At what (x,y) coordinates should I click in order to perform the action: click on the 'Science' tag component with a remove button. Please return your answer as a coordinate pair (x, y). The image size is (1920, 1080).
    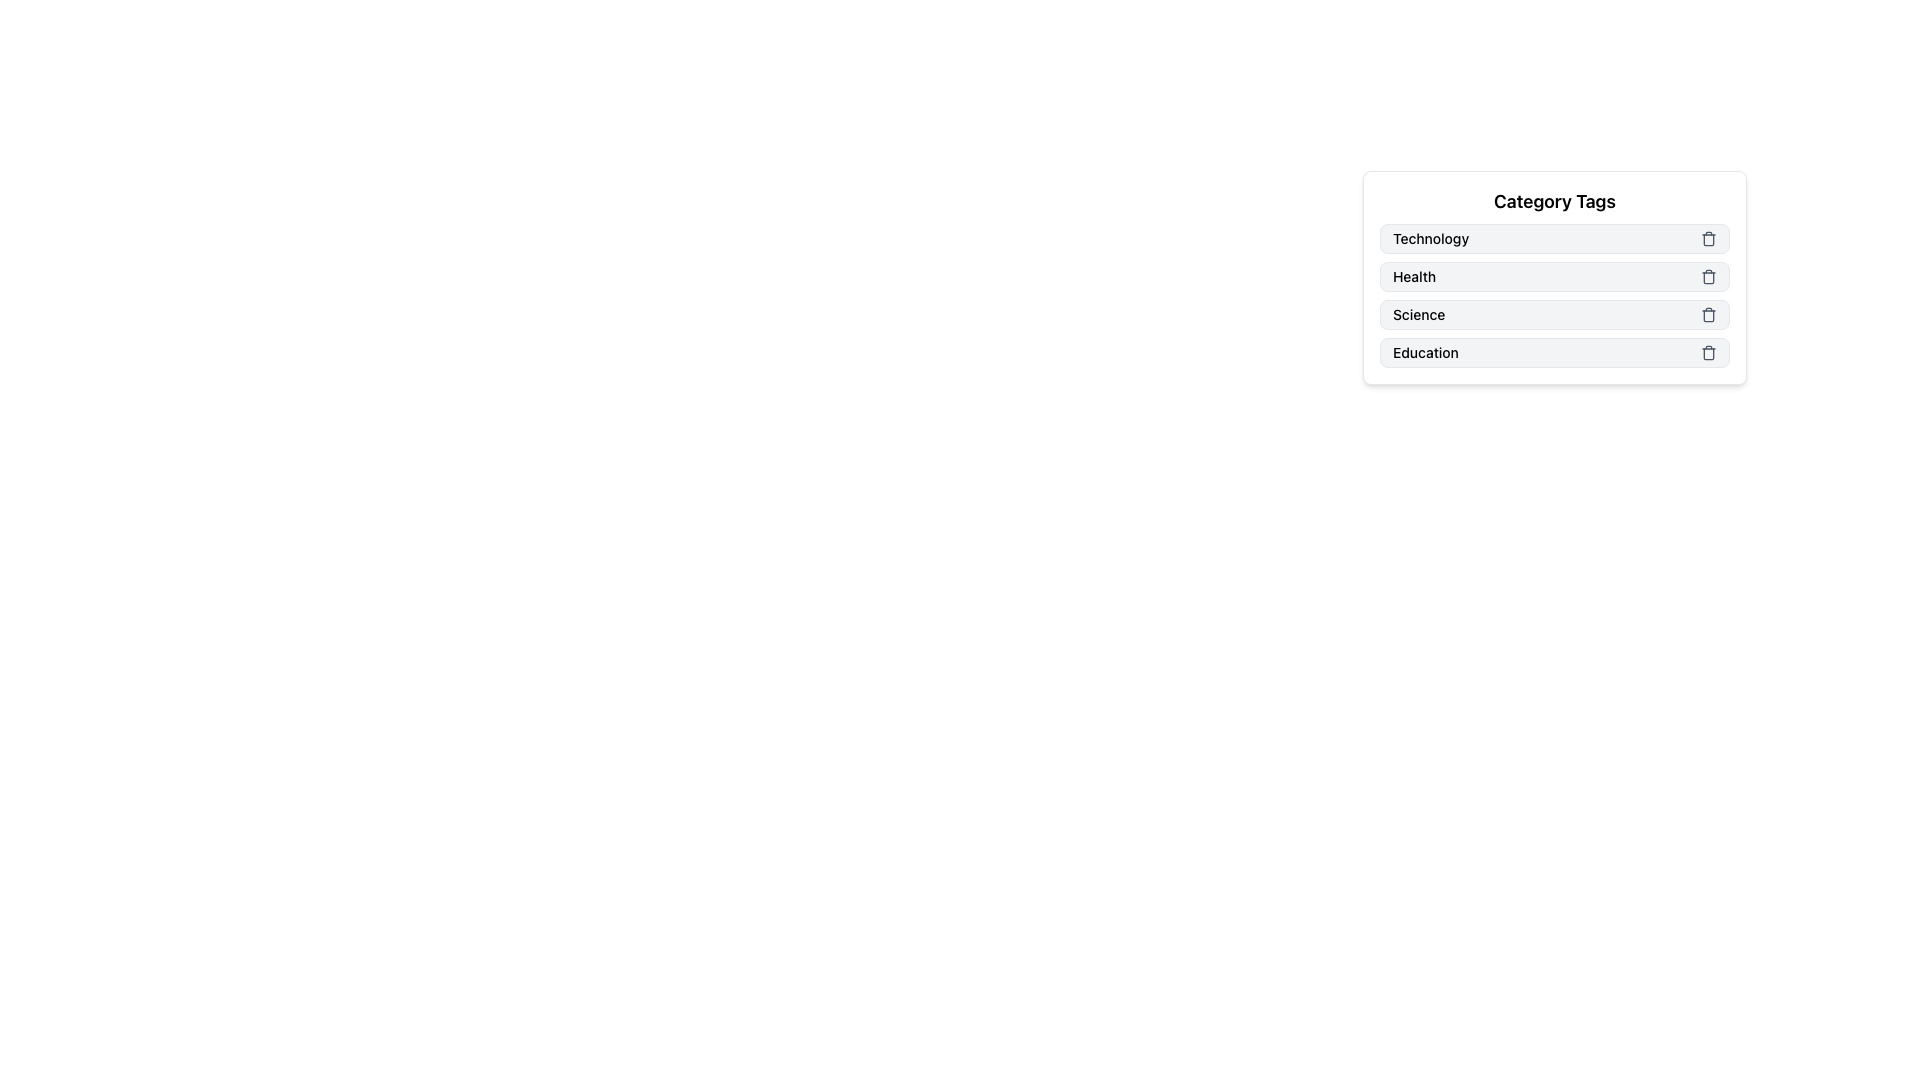
    Looking at the image, I should click on (1554, 315).